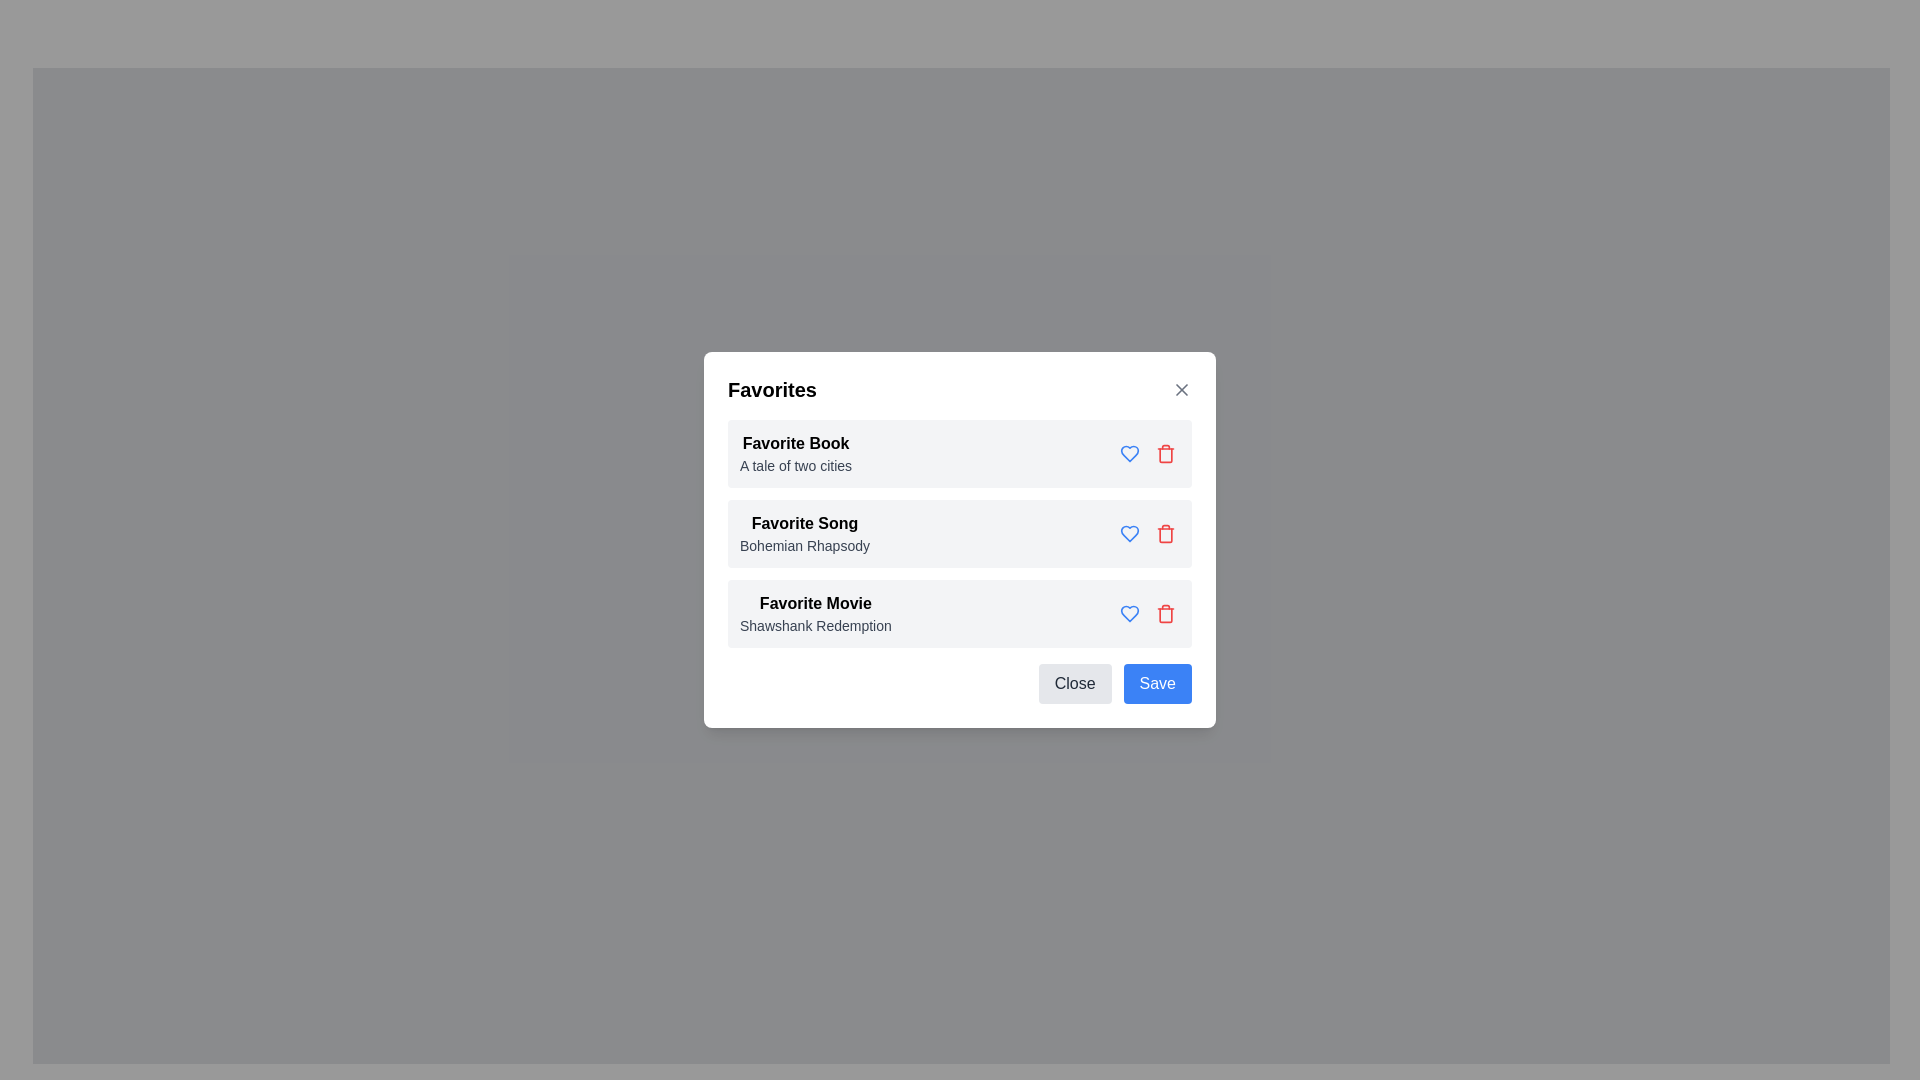 This screenshot has width=1920, height=1080. Describe the element at coordinates (815, 612) in the screenshot. I see `the 'Favorite Movie' text label, which is the third item in a vertically arranged list of favorites within a modal dialog` at that location.